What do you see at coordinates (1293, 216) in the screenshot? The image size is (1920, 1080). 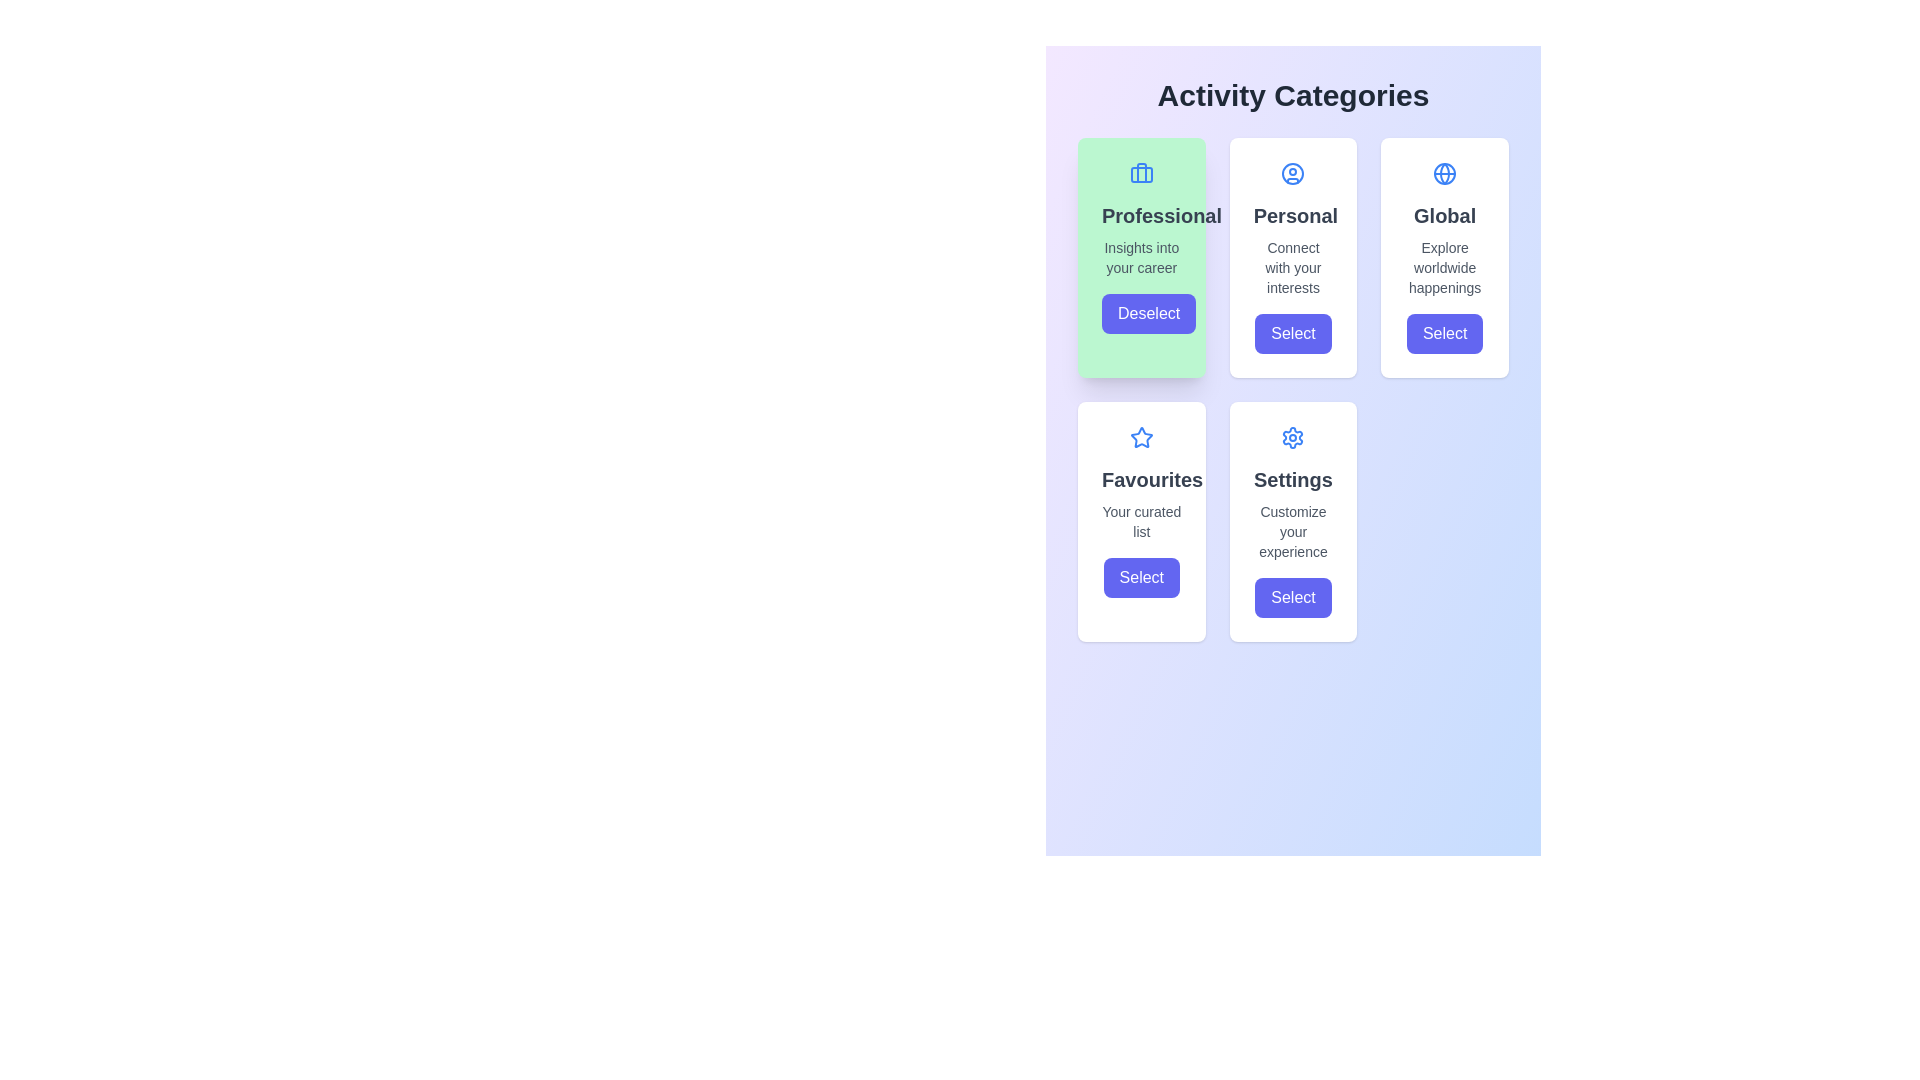 I see `the static text element that serves as the title for the 'Personal' activity options, located in the second column of the first row of the activity categories grid` at bounding box center [1293, 216].